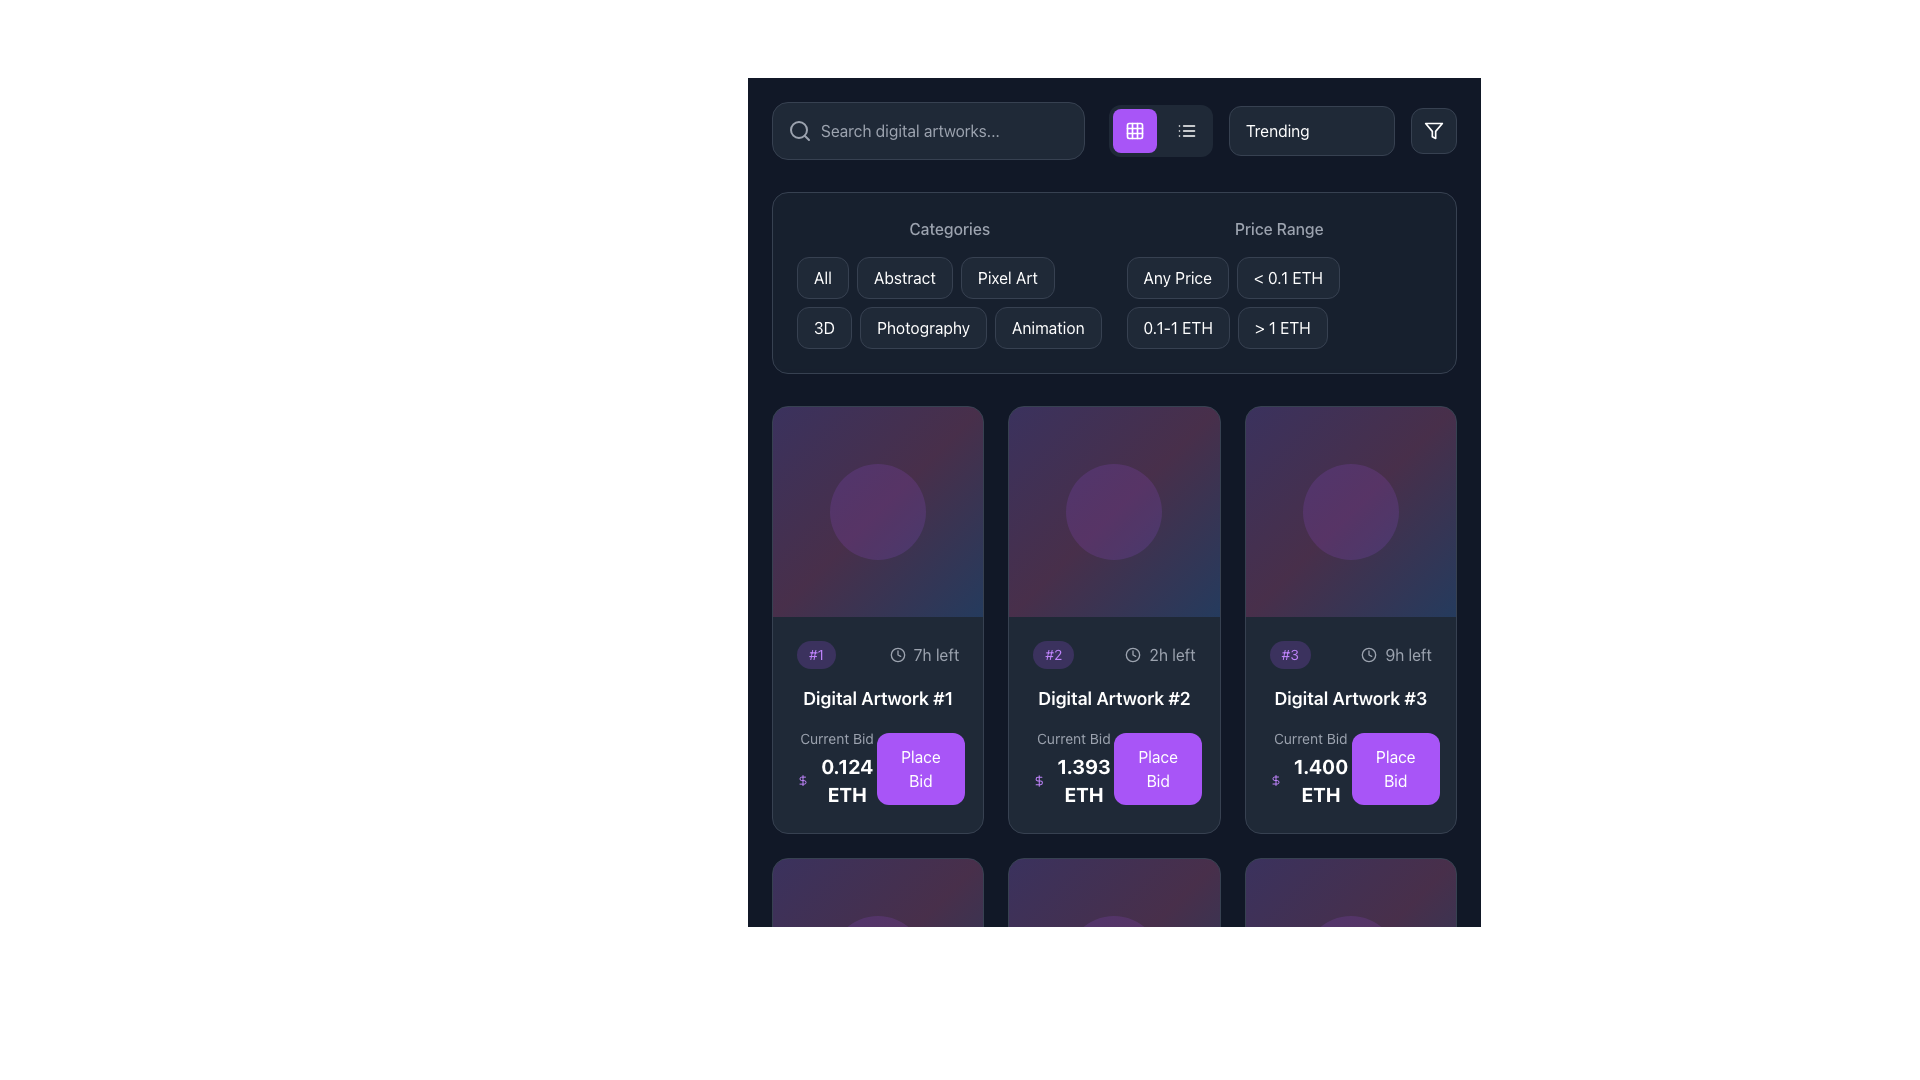 This screenshot has width=1920, height=1080. I want to click on the 'share' button located in the upper-right section of the 'Digital Artwork #2' card, which is the third circular button among similar buttons including 'like' and 'view', so click(1186, 523).